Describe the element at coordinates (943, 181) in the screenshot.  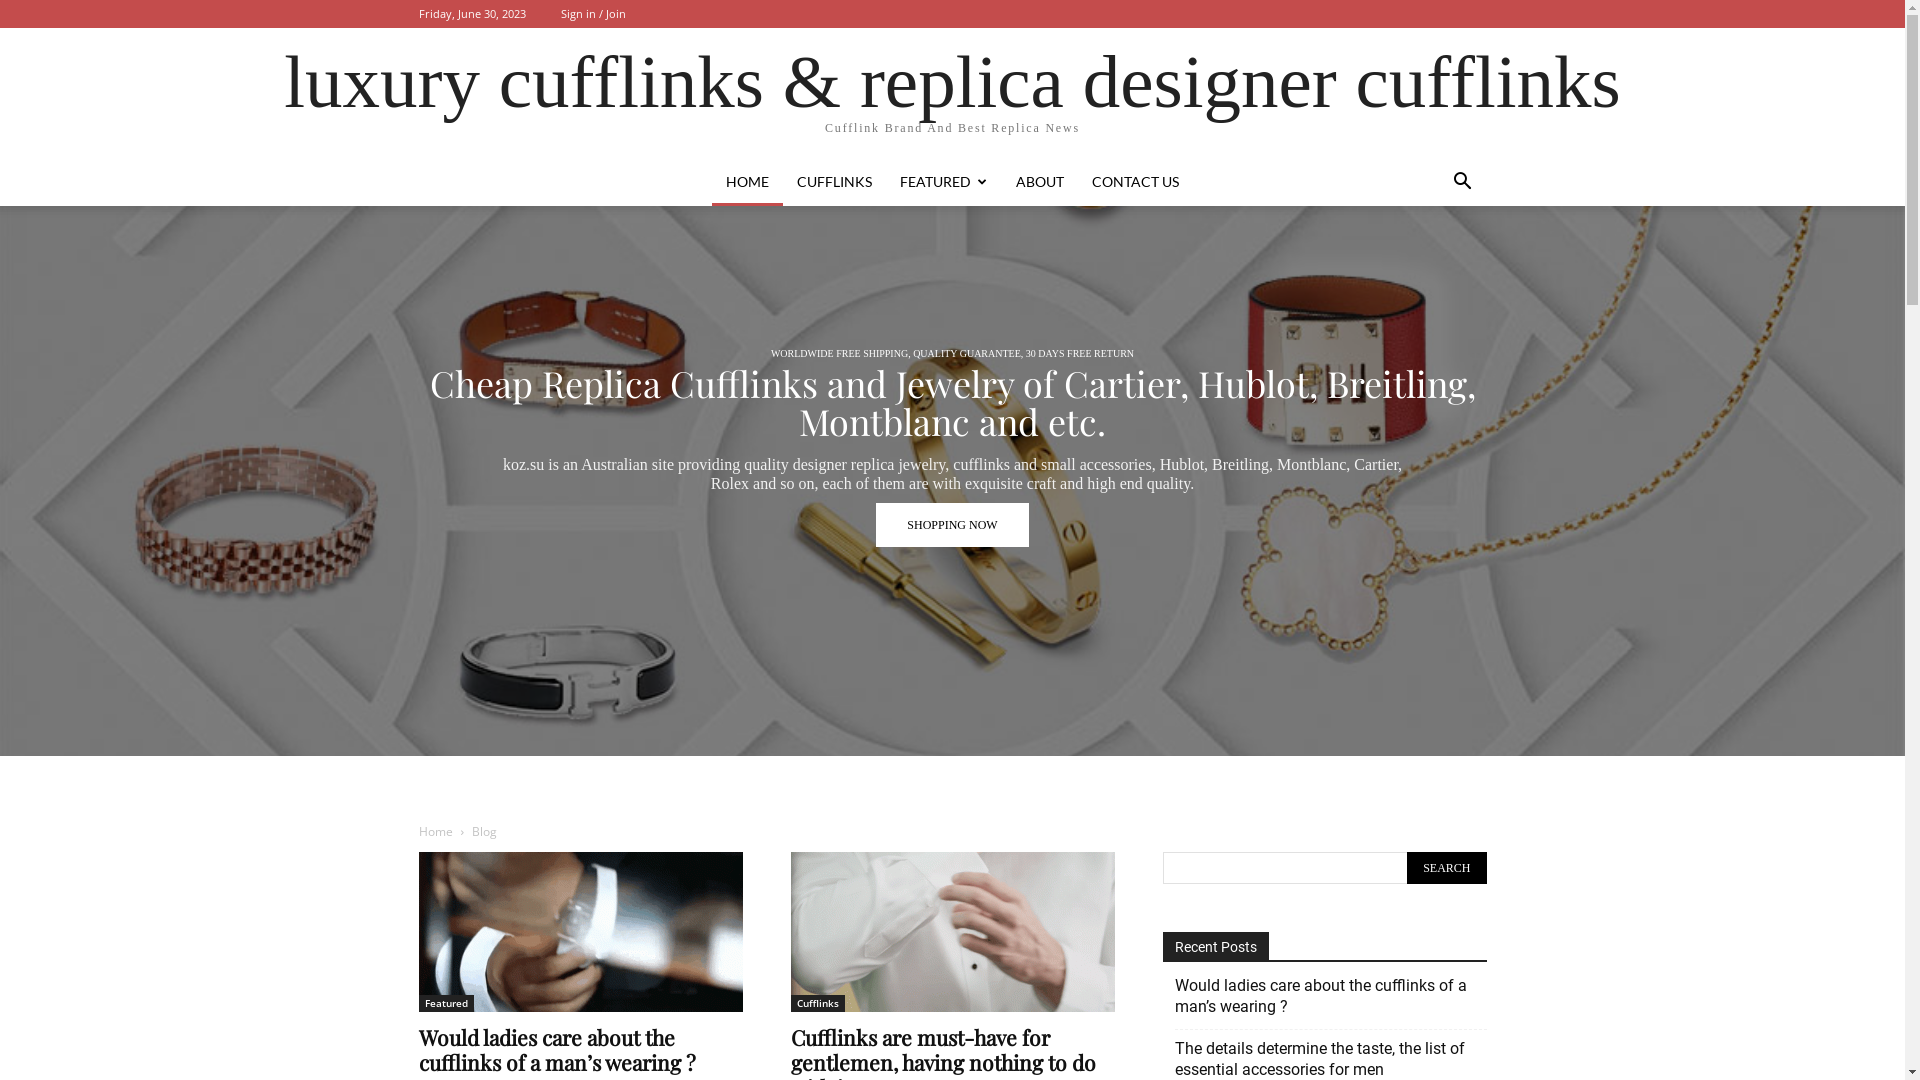
I see `'FEATURED'` at that location.